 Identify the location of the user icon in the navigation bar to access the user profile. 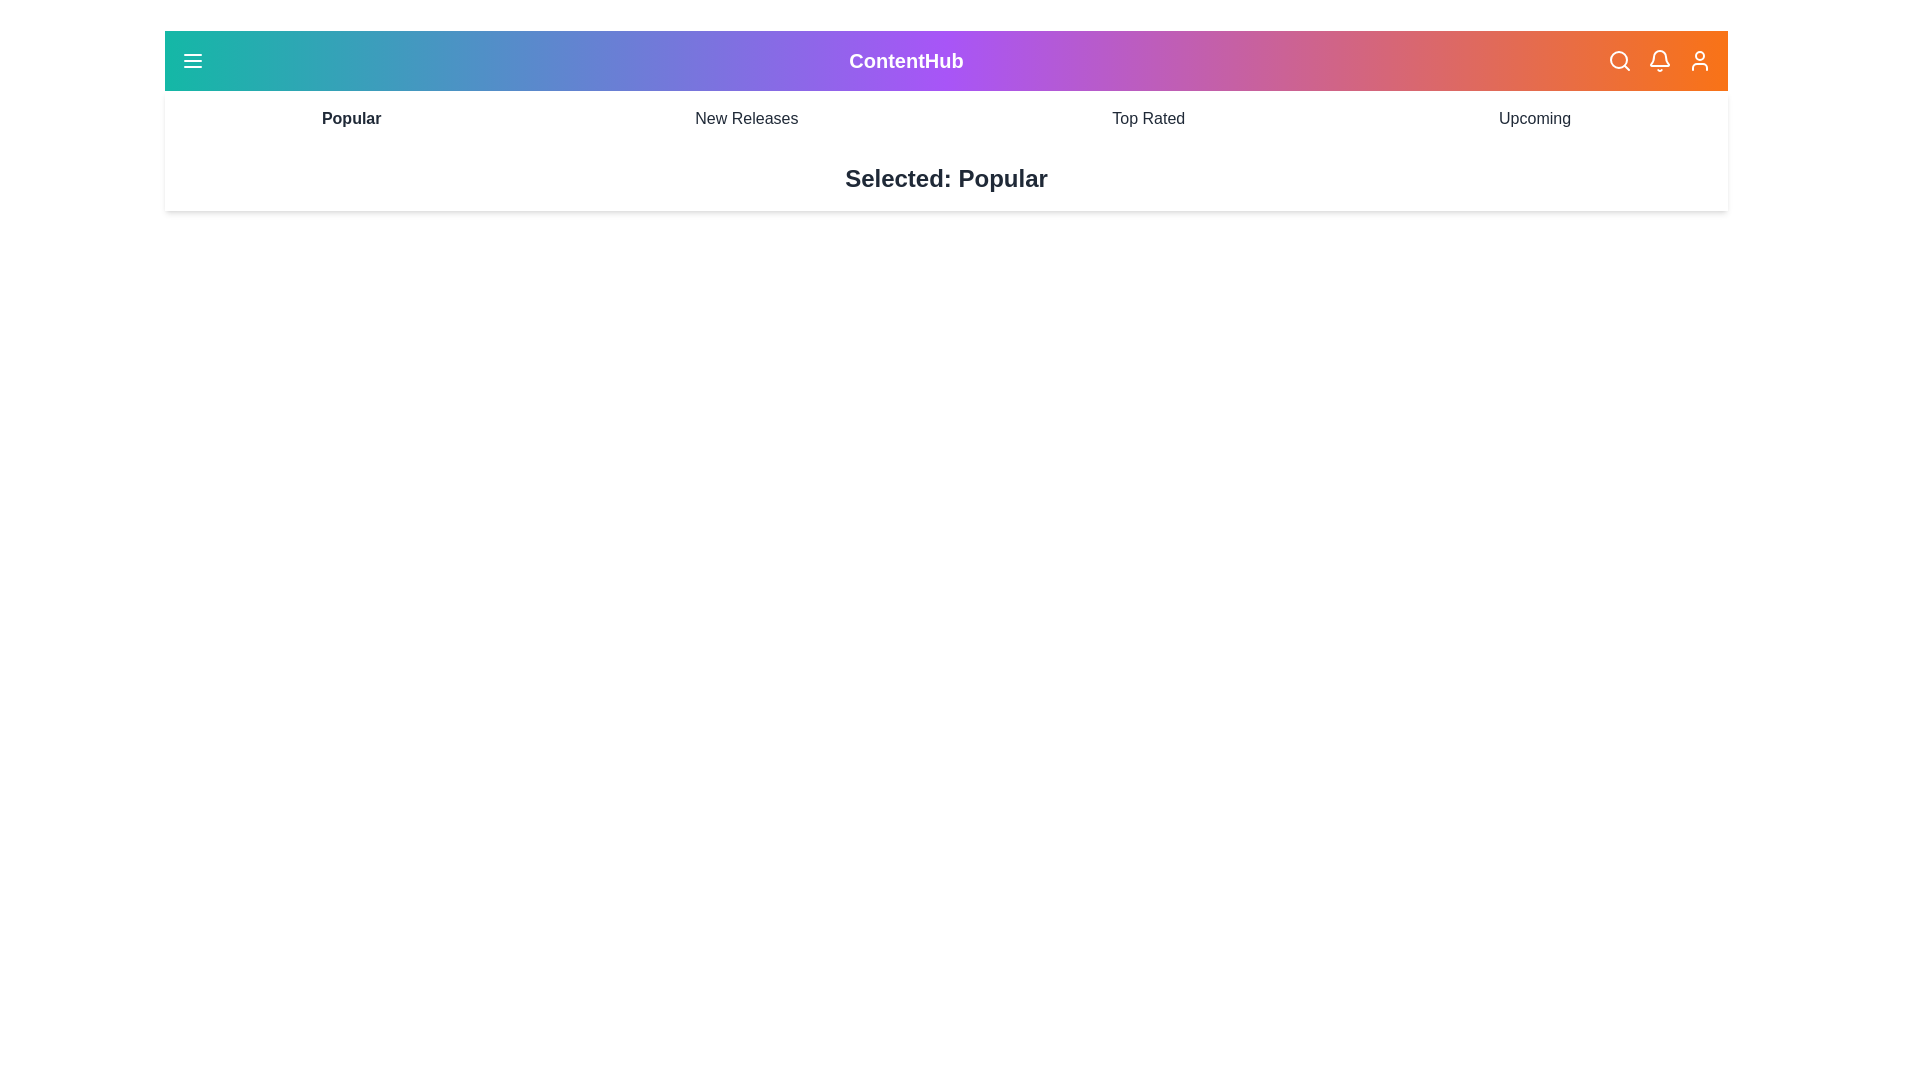
(1698, 60).